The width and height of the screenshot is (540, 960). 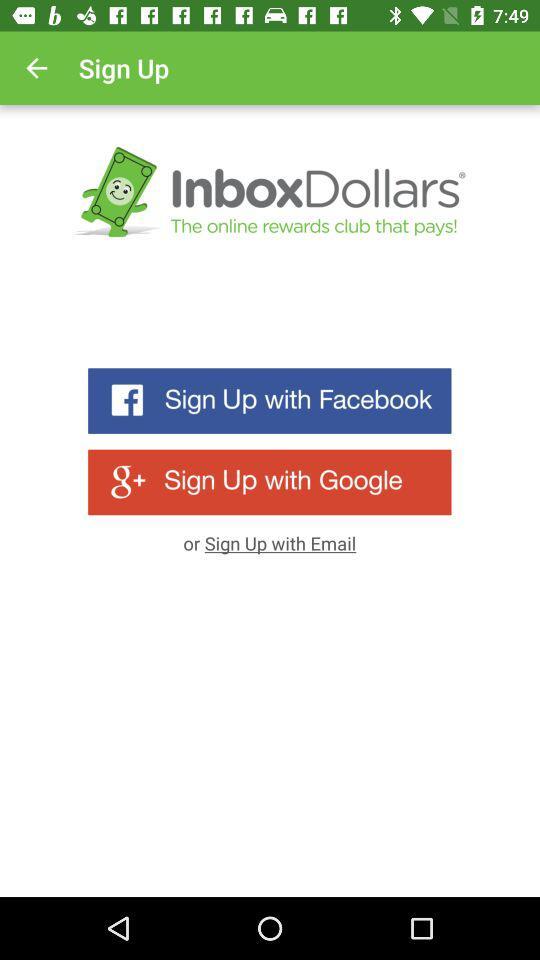 I want to click on use the 'sign up with google button to register with inbox dollars site, so click(x=269, y=481).